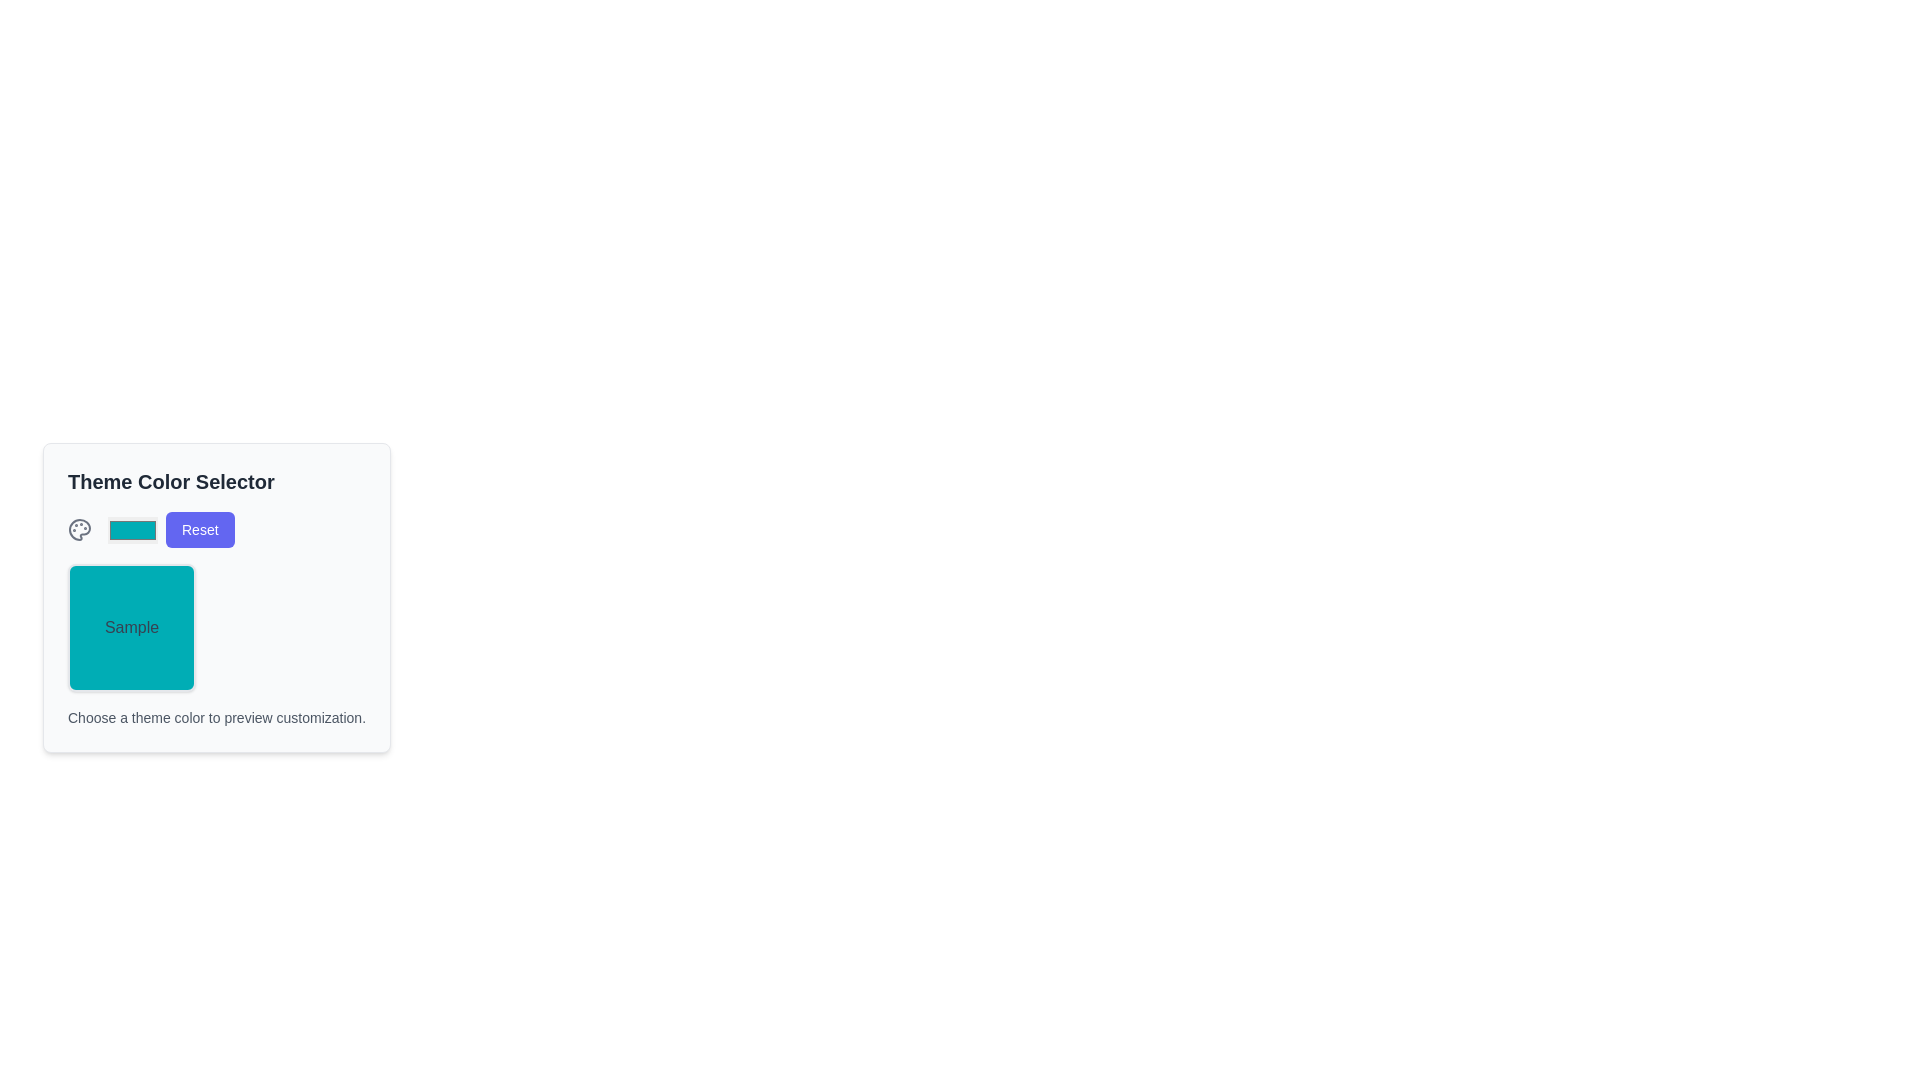  I want to click on instructional text from the Text Label located at the bottom of the 'Theme Color Selector' section, styled in grayish tone (#gray-600), so click(216, 716).